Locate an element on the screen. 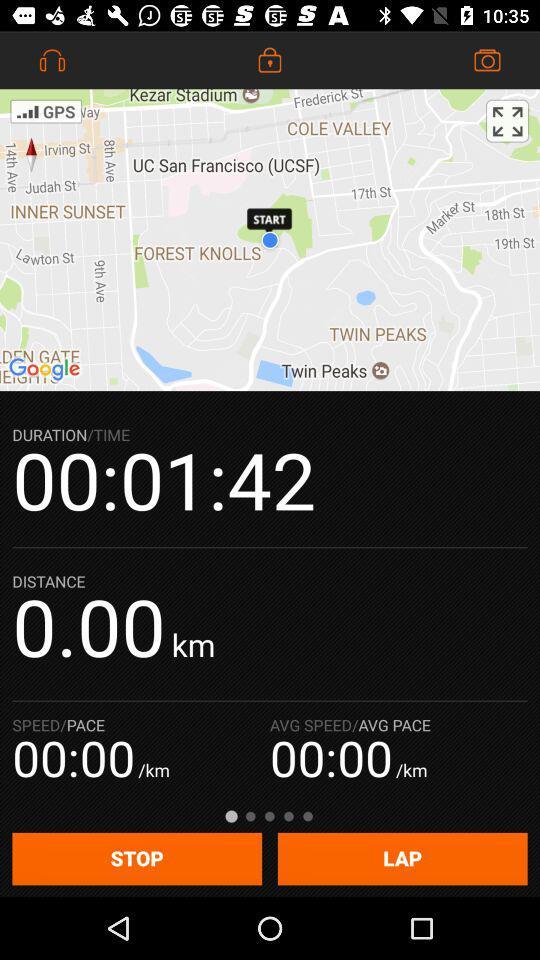 This screenshot has width=540, height=960. the icon above the lap is located at coordinates (507, 120).